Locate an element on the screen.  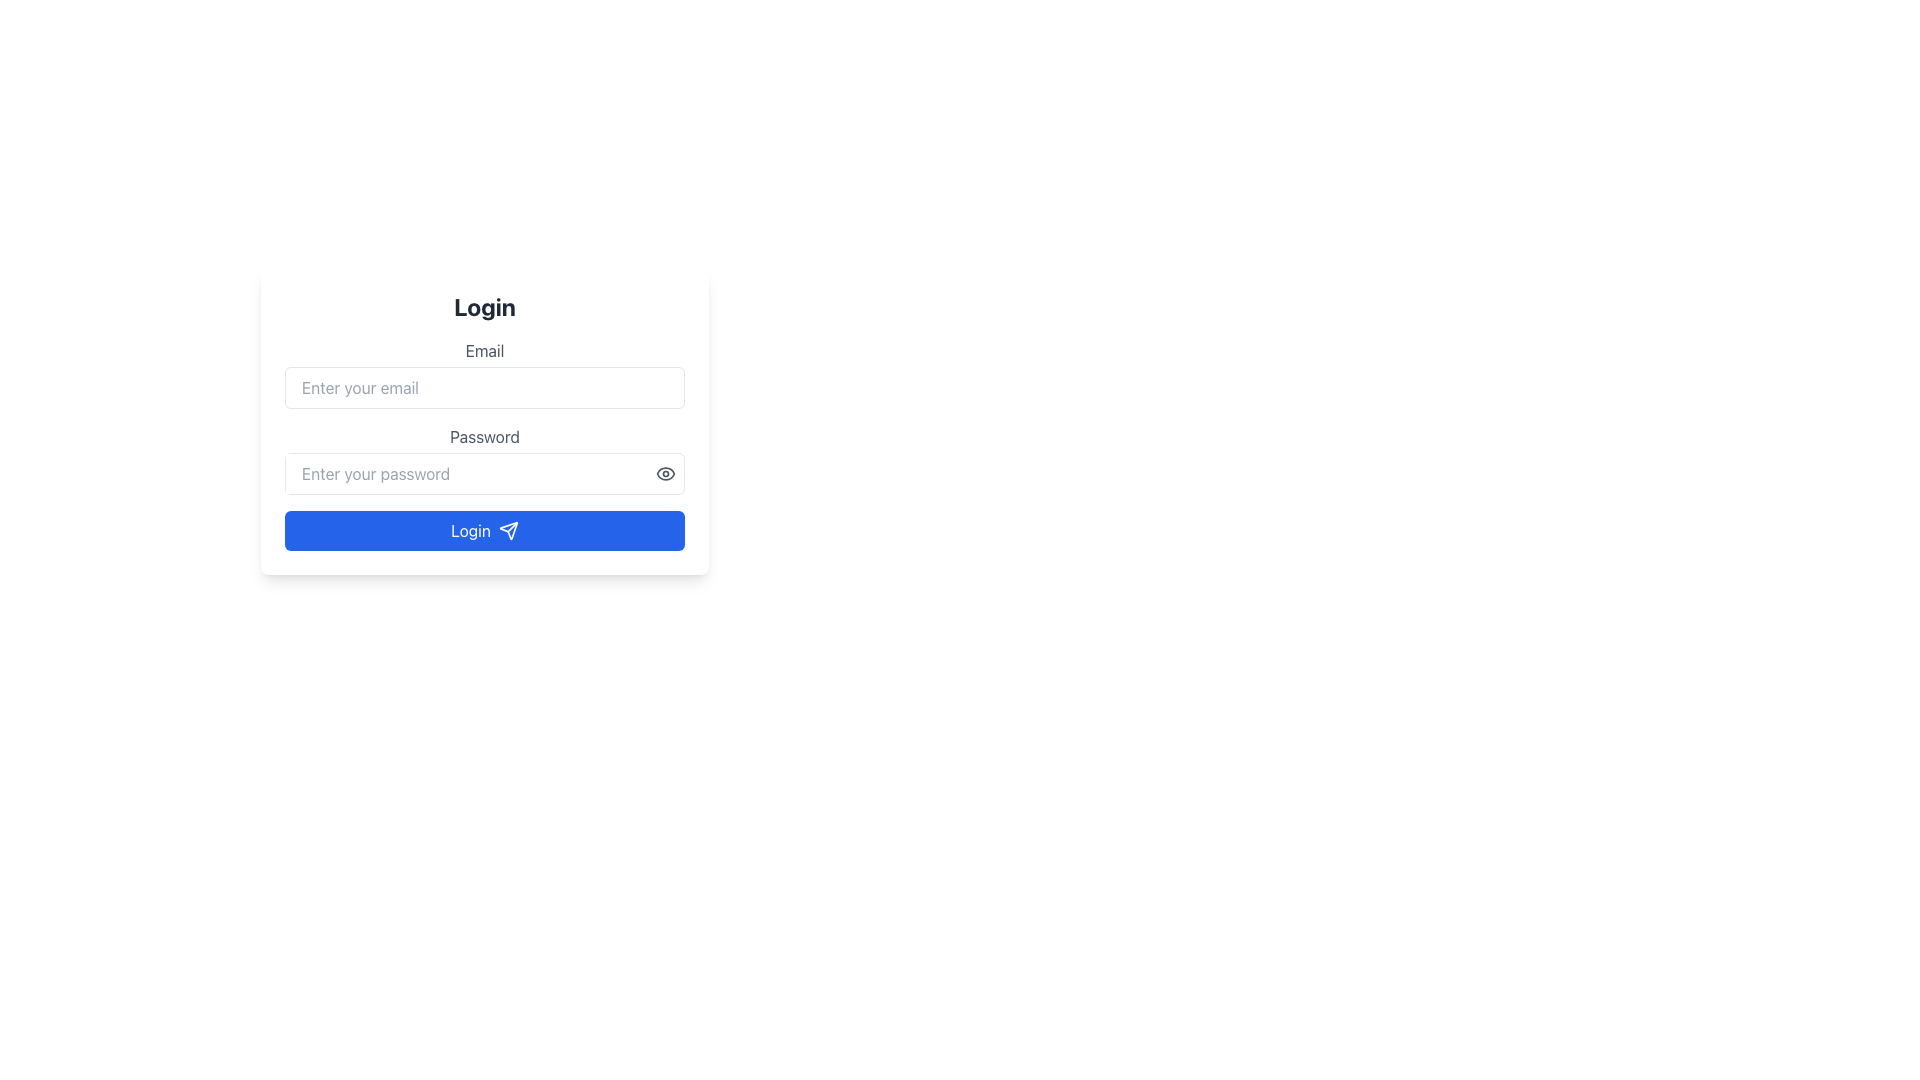
the icon adjacent to the 'Login' button that indicates the action of sending or submitting a form is located at coordinates (508, 530).